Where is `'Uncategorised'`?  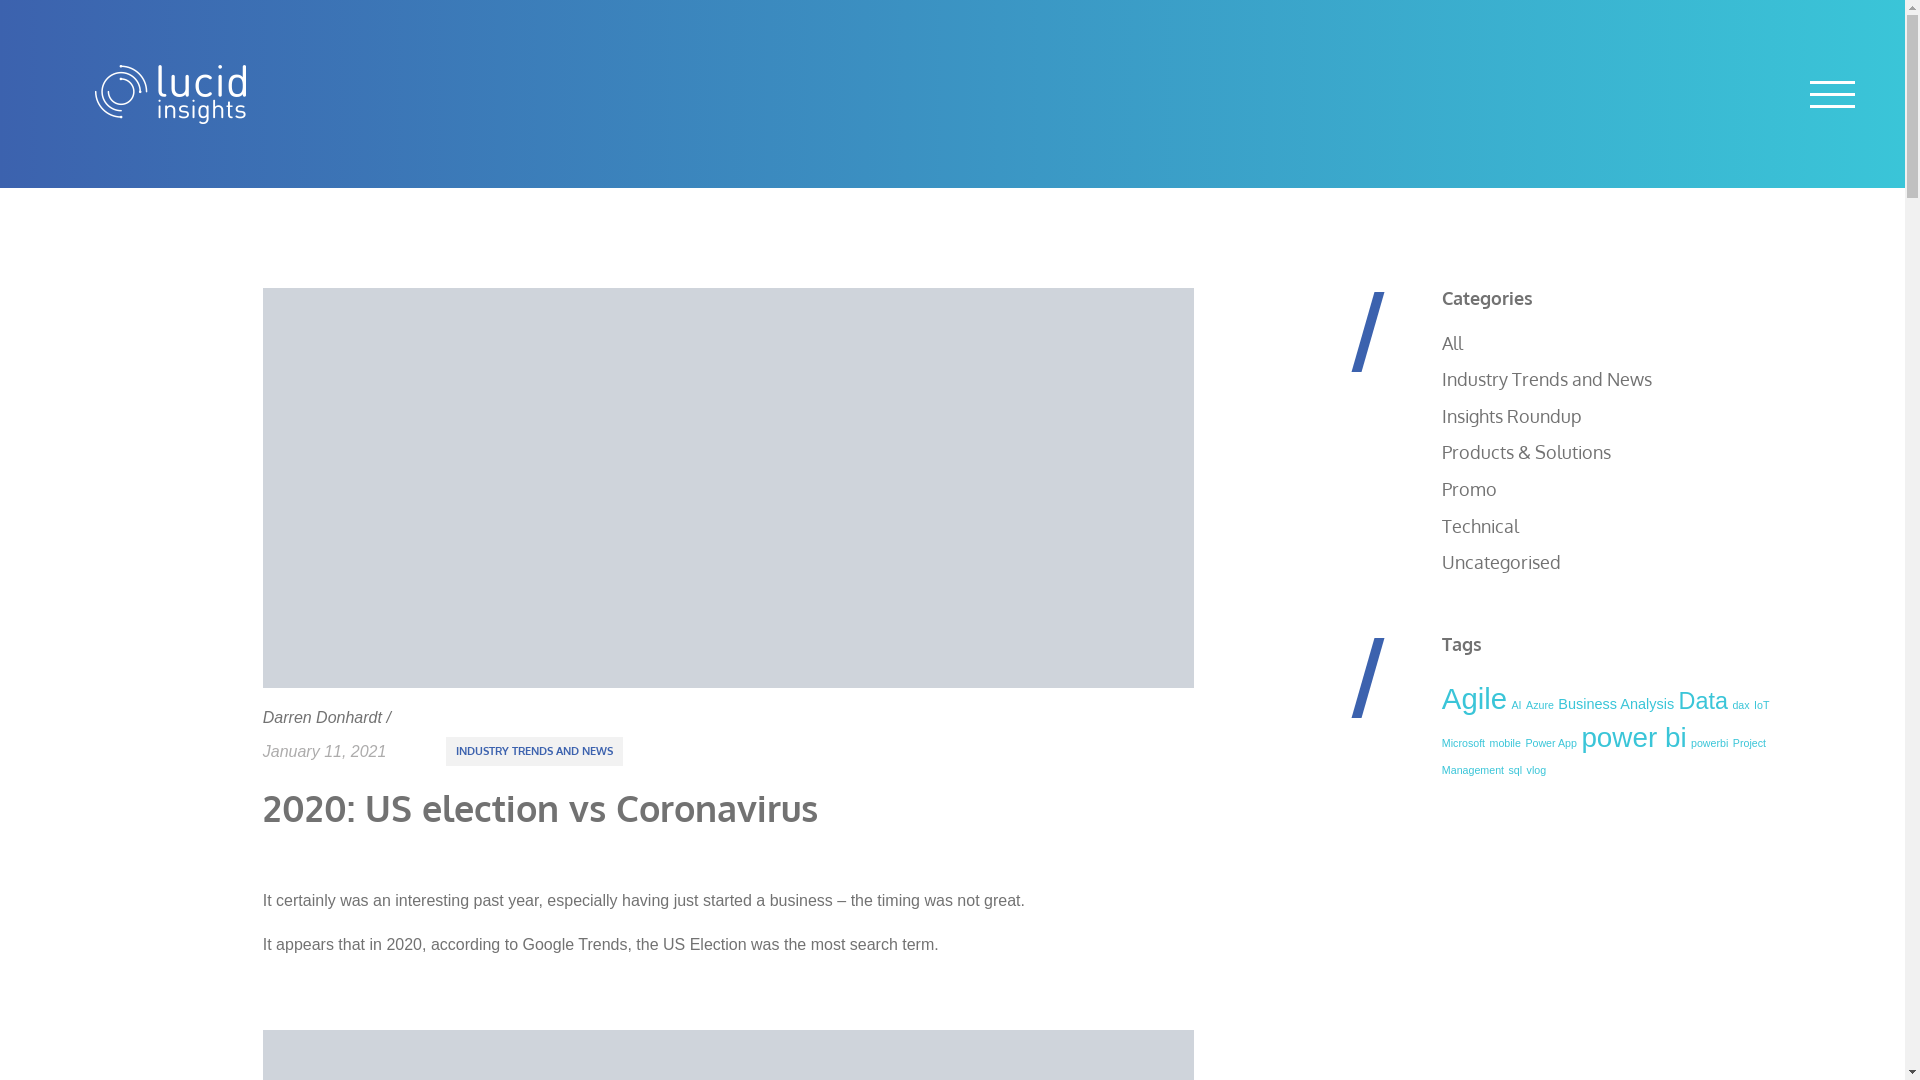 'Uncategorised' is located at coordinates (1501, 562).